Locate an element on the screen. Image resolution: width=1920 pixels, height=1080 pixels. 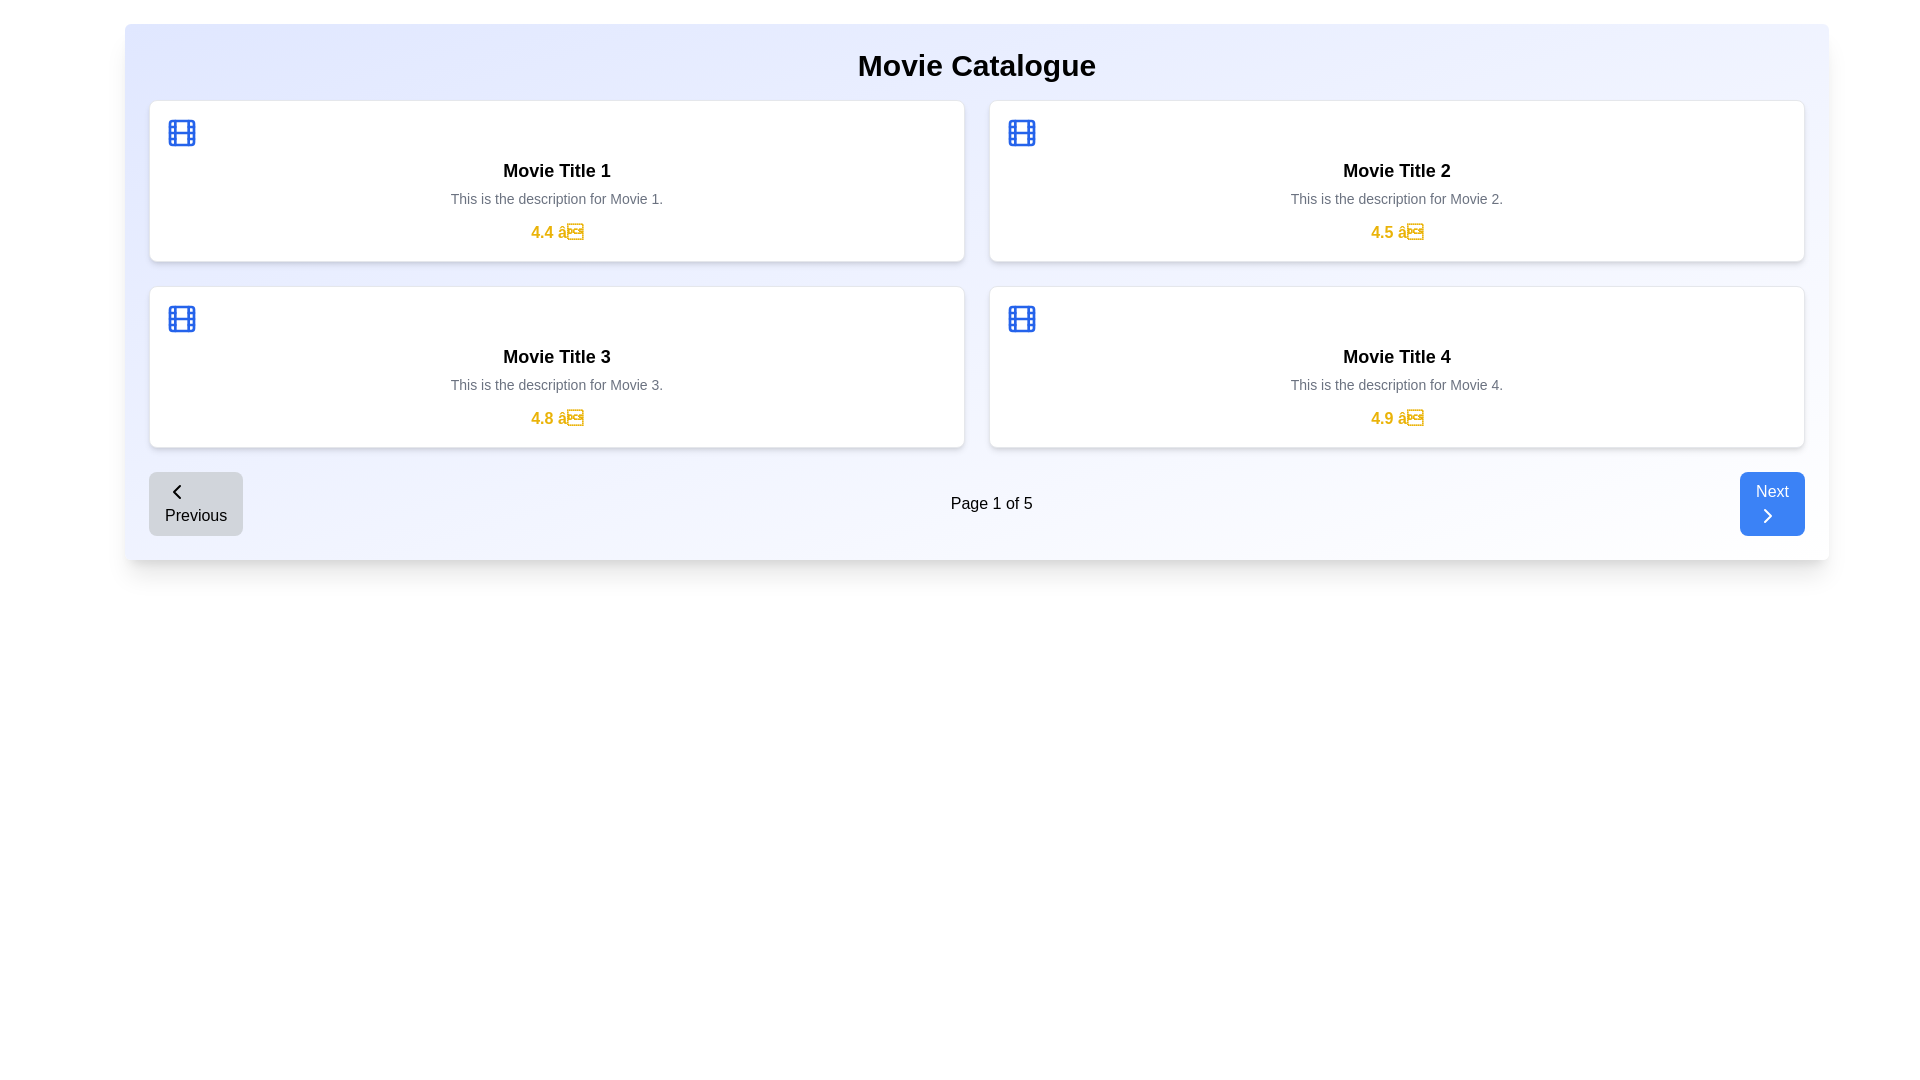
the filmstrip icon located at the top-left corner of the card for 'Movie Title 1', which is characterized by a rectangular shape with horizontal divisions and blue color scheme is located at coordinates (182, 132).